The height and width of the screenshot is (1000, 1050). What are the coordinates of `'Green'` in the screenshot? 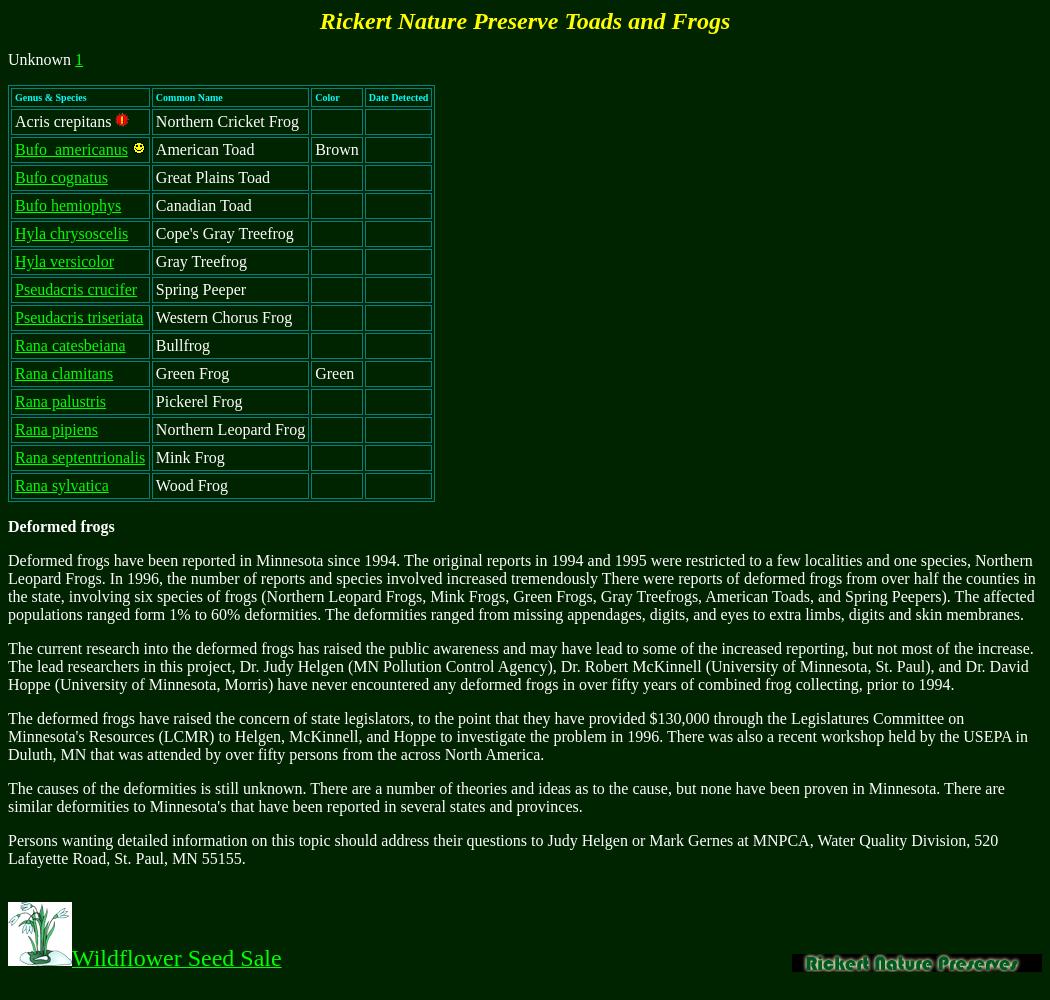 It's located at (315, 372).